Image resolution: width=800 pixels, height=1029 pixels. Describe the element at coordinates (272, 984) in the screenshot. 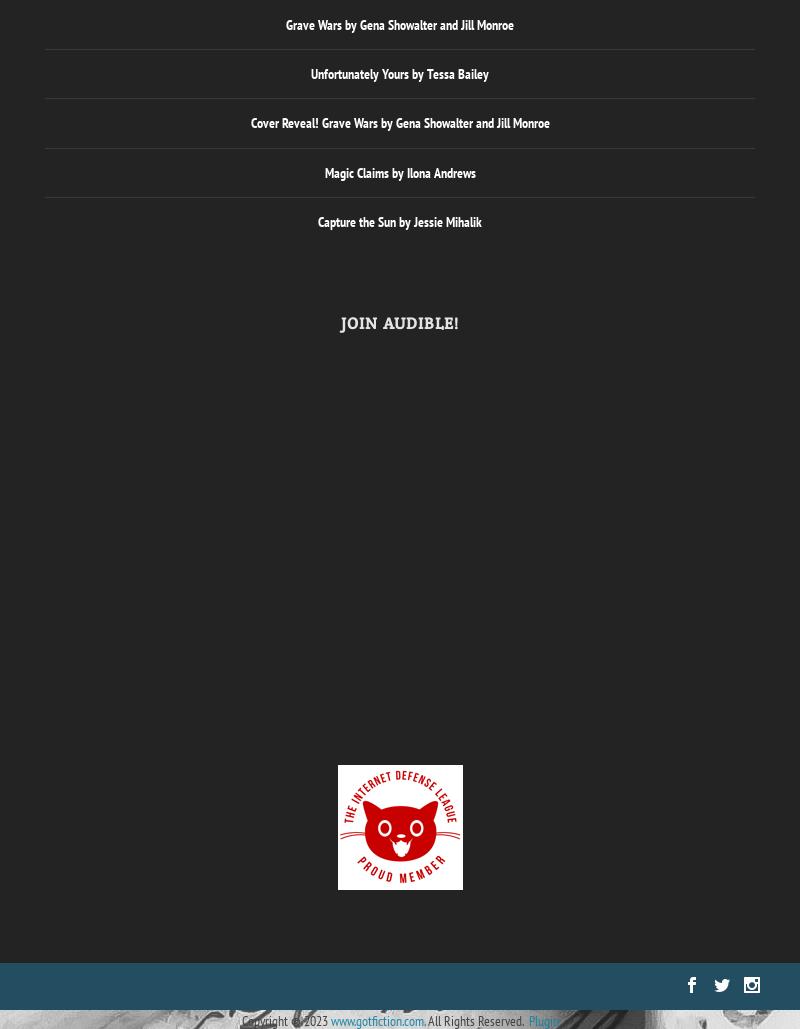

I see `'WordPress'` at that location.